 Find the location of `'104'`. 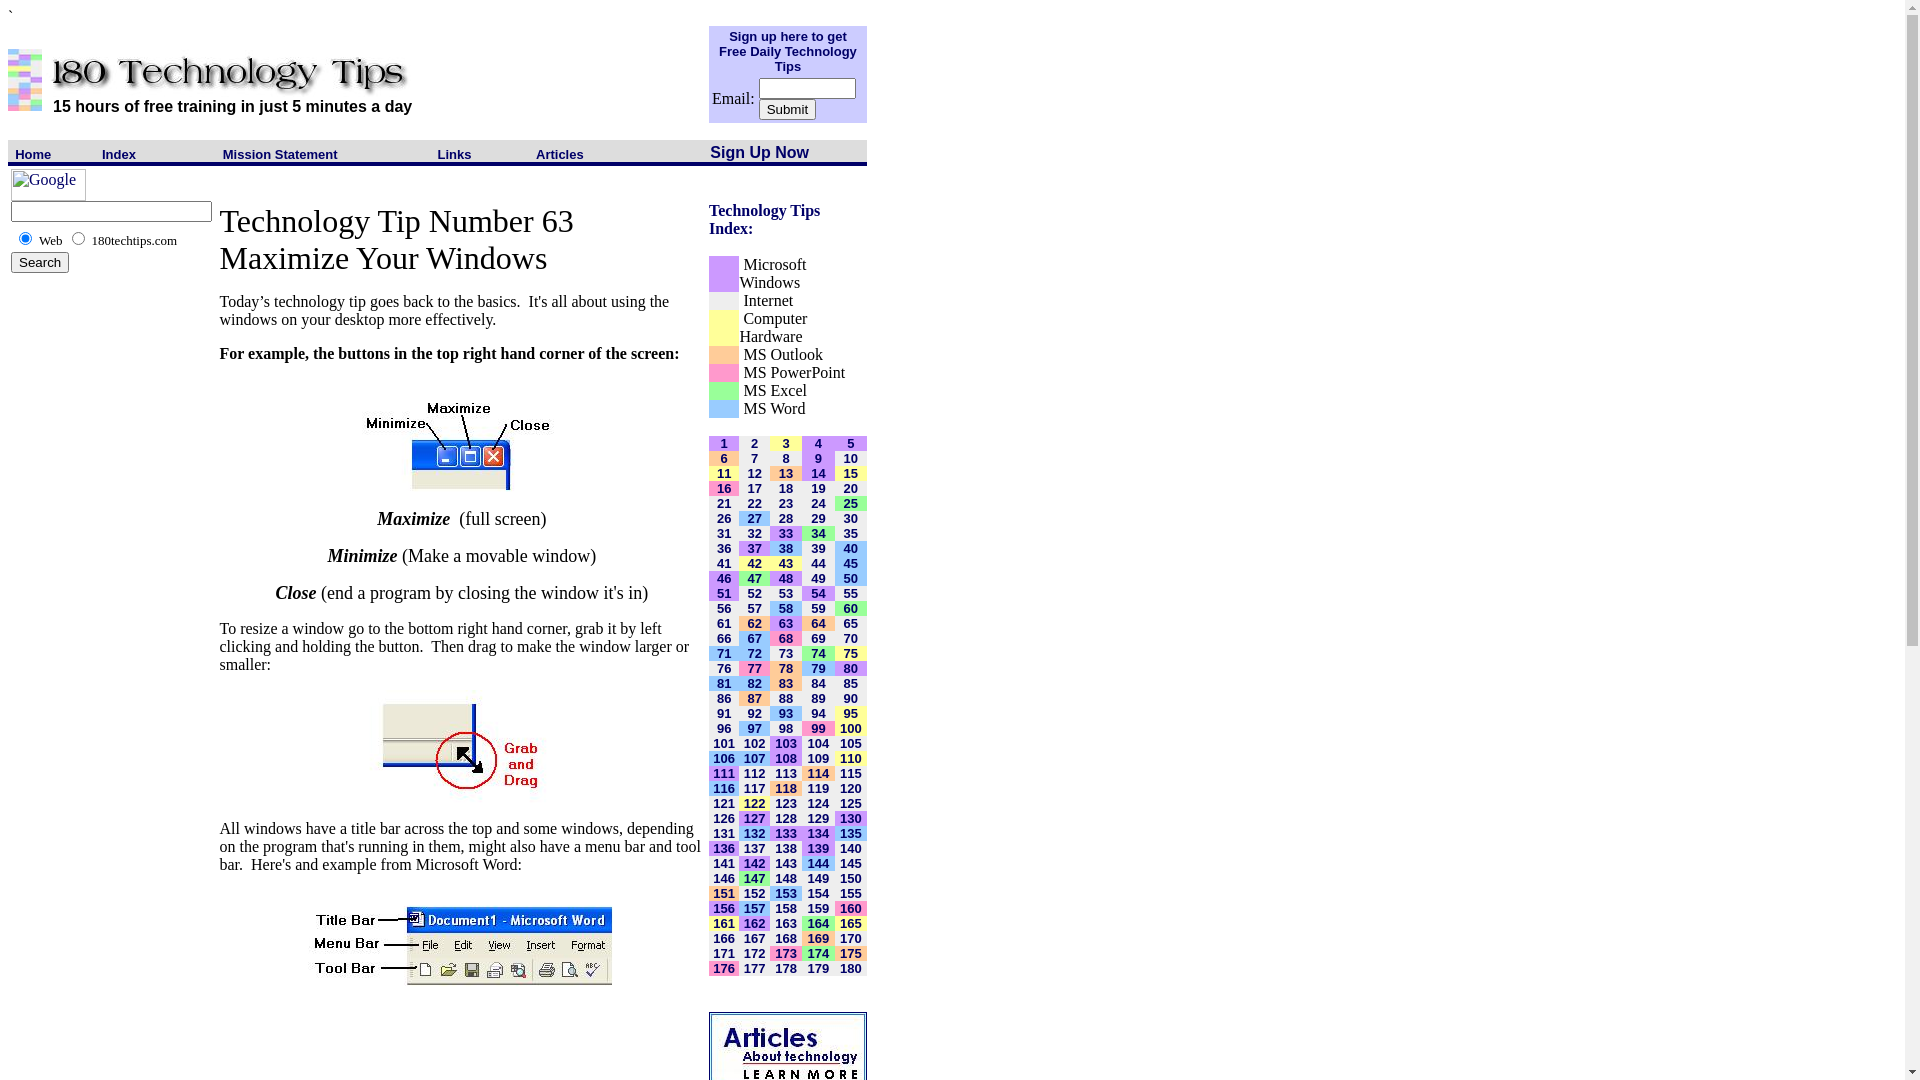

'104' is located at coordinates (819, 742).